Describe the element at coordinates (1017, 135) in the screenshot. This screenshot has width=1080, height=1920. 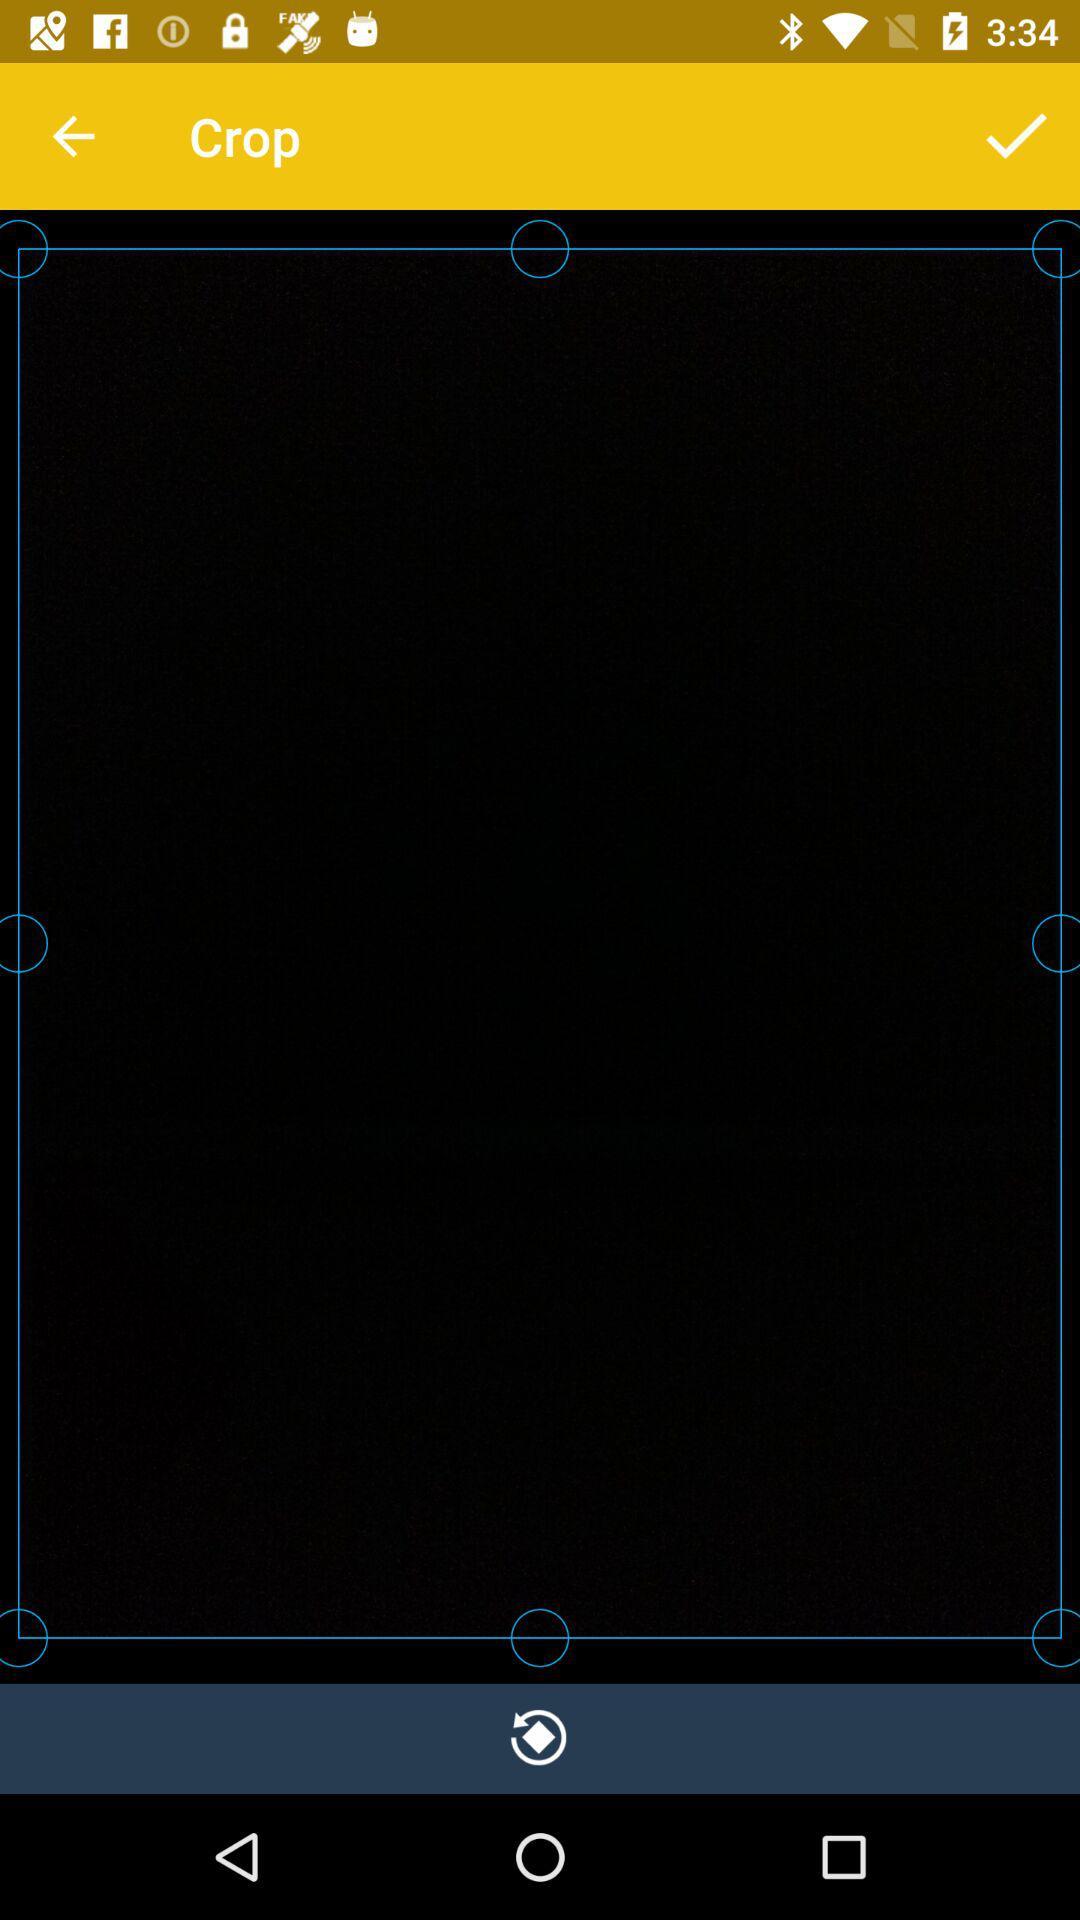
I see `the item next to crop` at that location.